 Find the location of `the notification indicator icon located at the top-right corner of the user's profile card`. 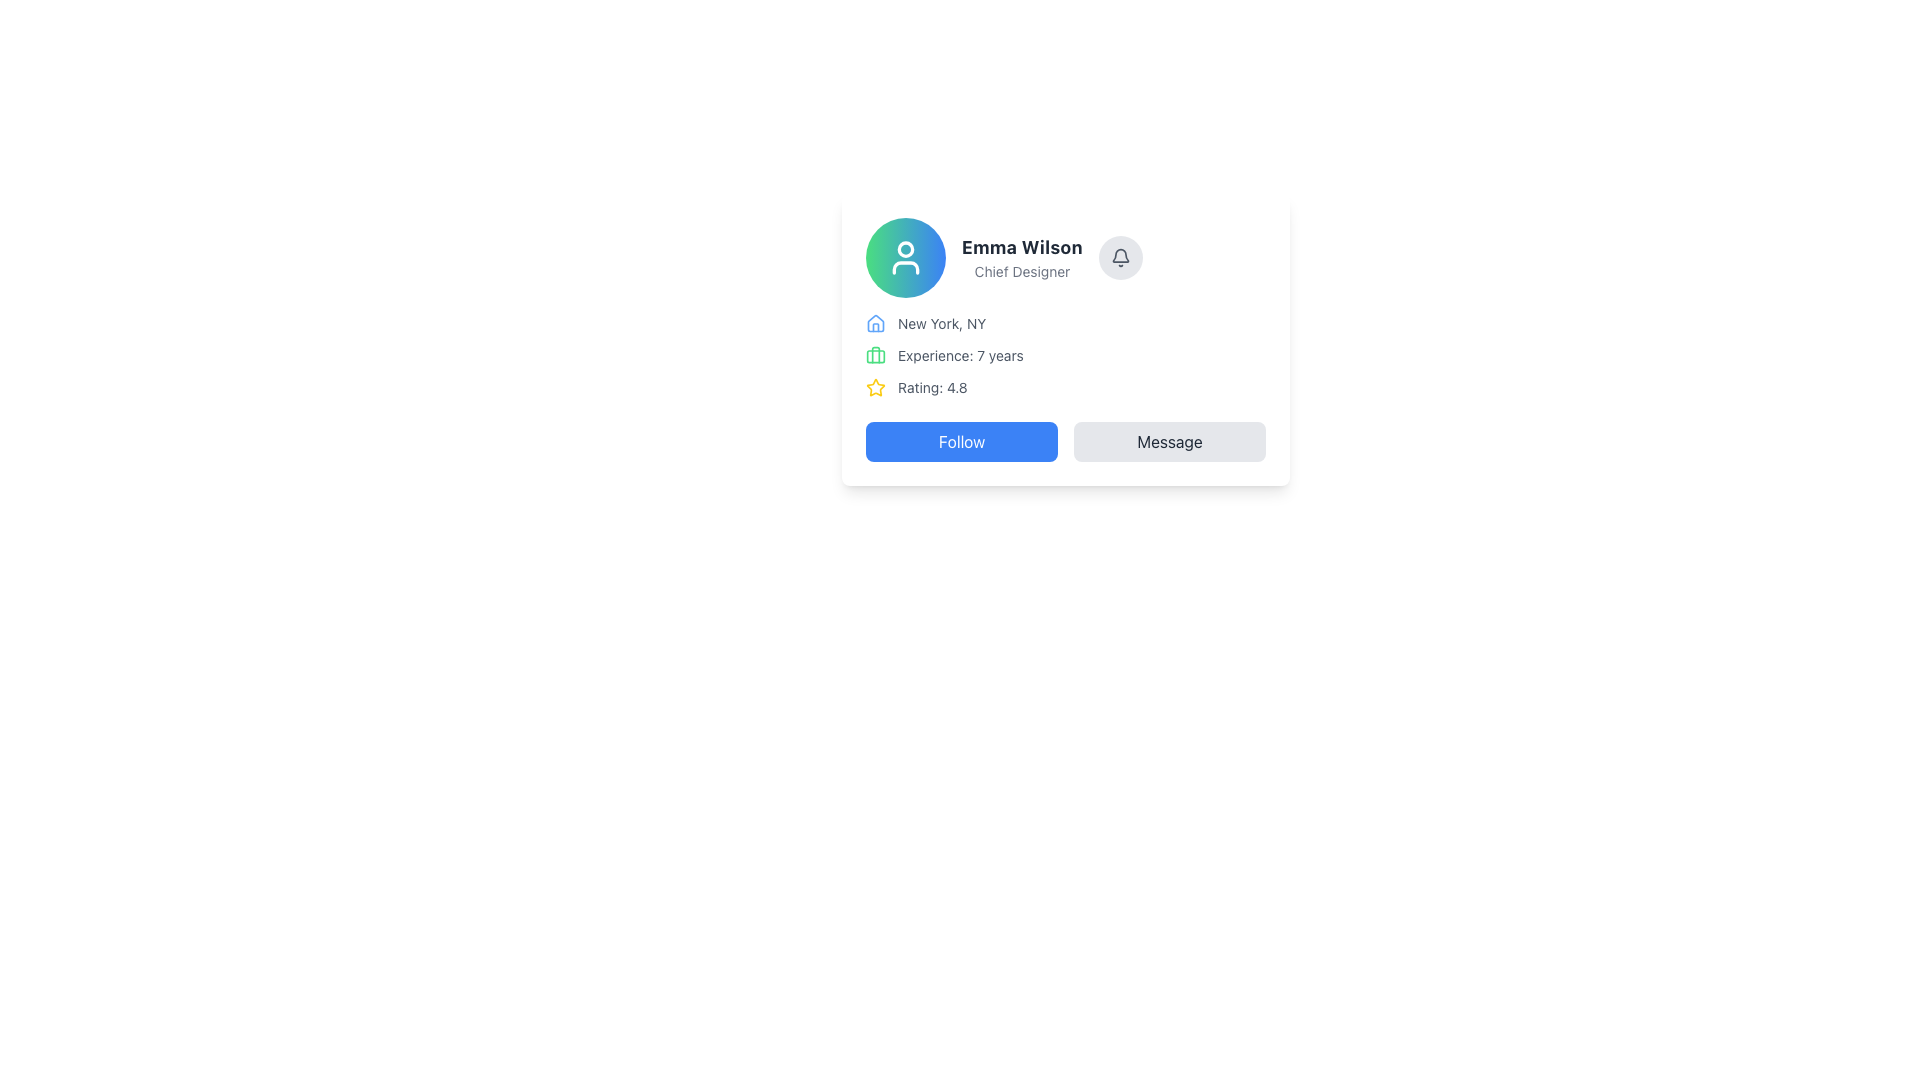

the notification indicator icon located at the top-right corner of the user's profile card is located at coordinates (1120, 257).